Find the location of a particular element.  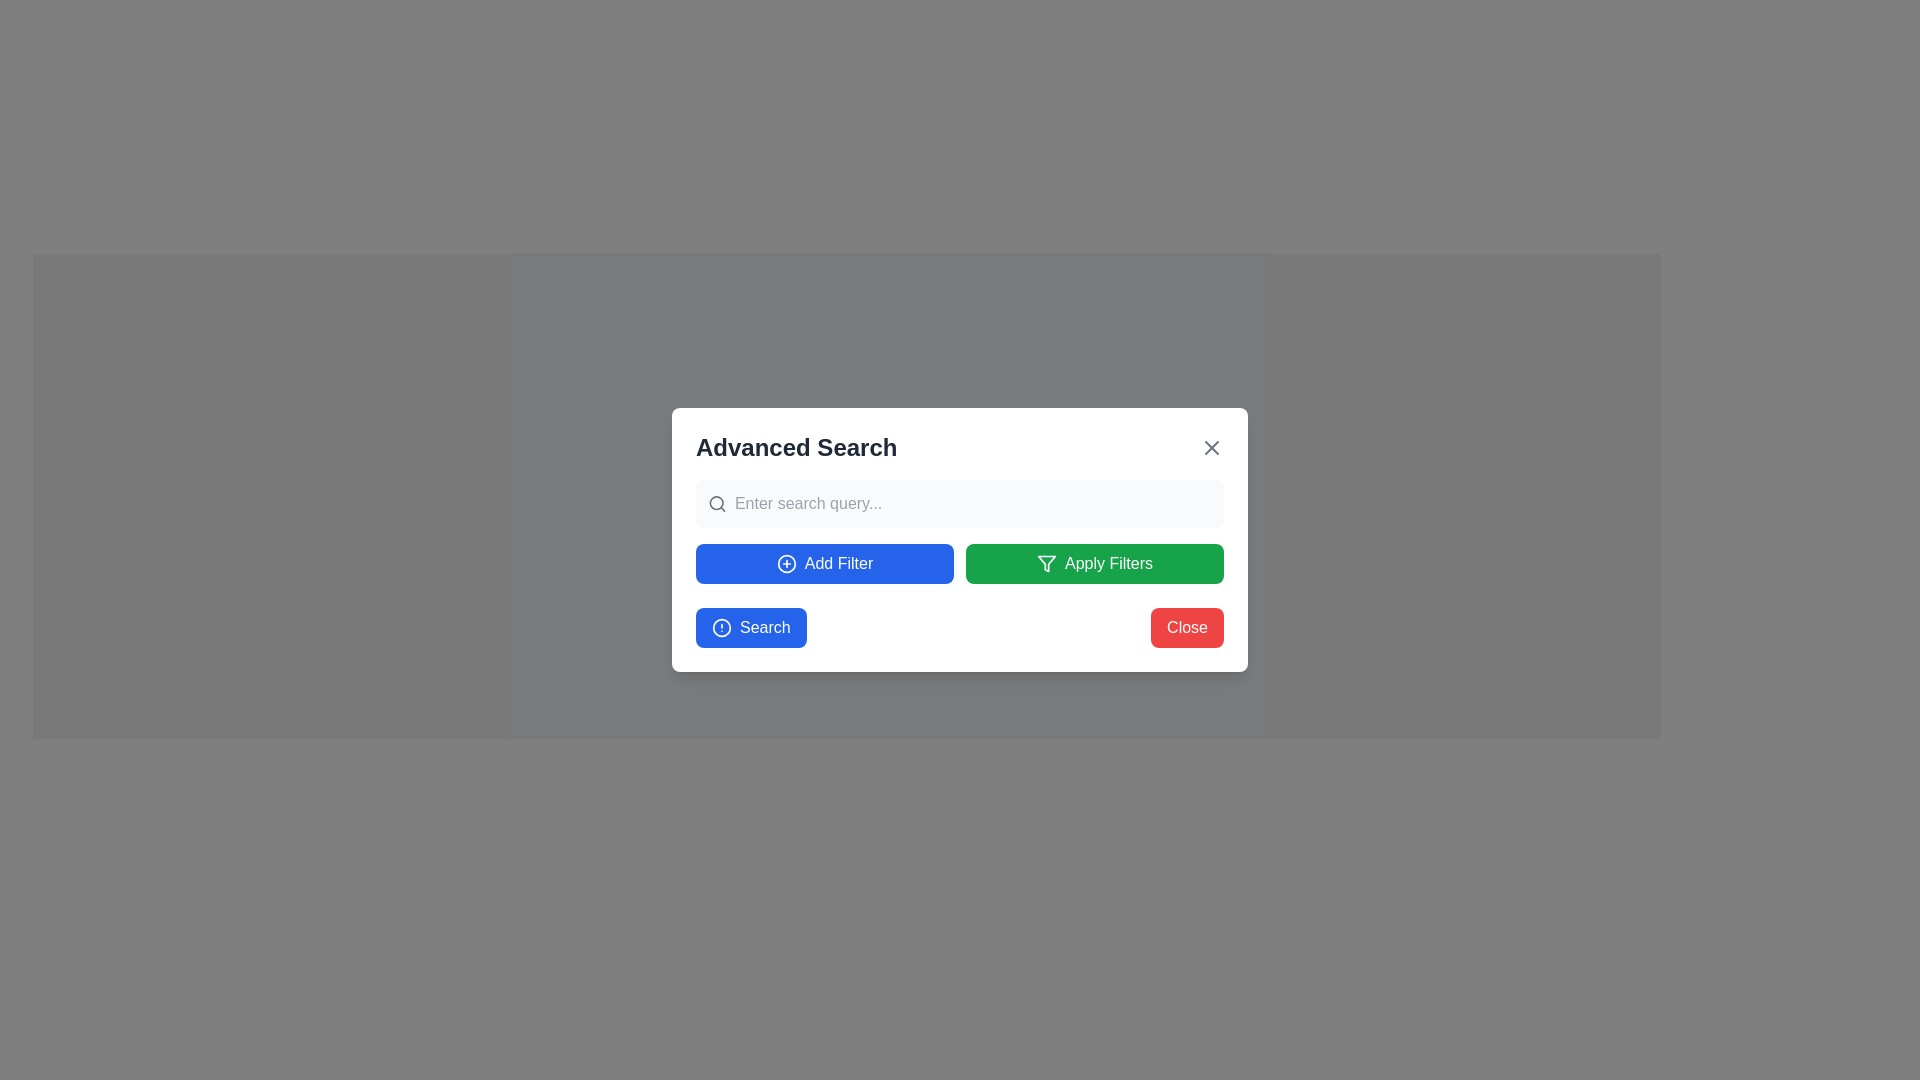

the blue rectangular button with a white circular exclamation mark icon and the text 'Search' to initiate a search is located at coordinates (750, 627).